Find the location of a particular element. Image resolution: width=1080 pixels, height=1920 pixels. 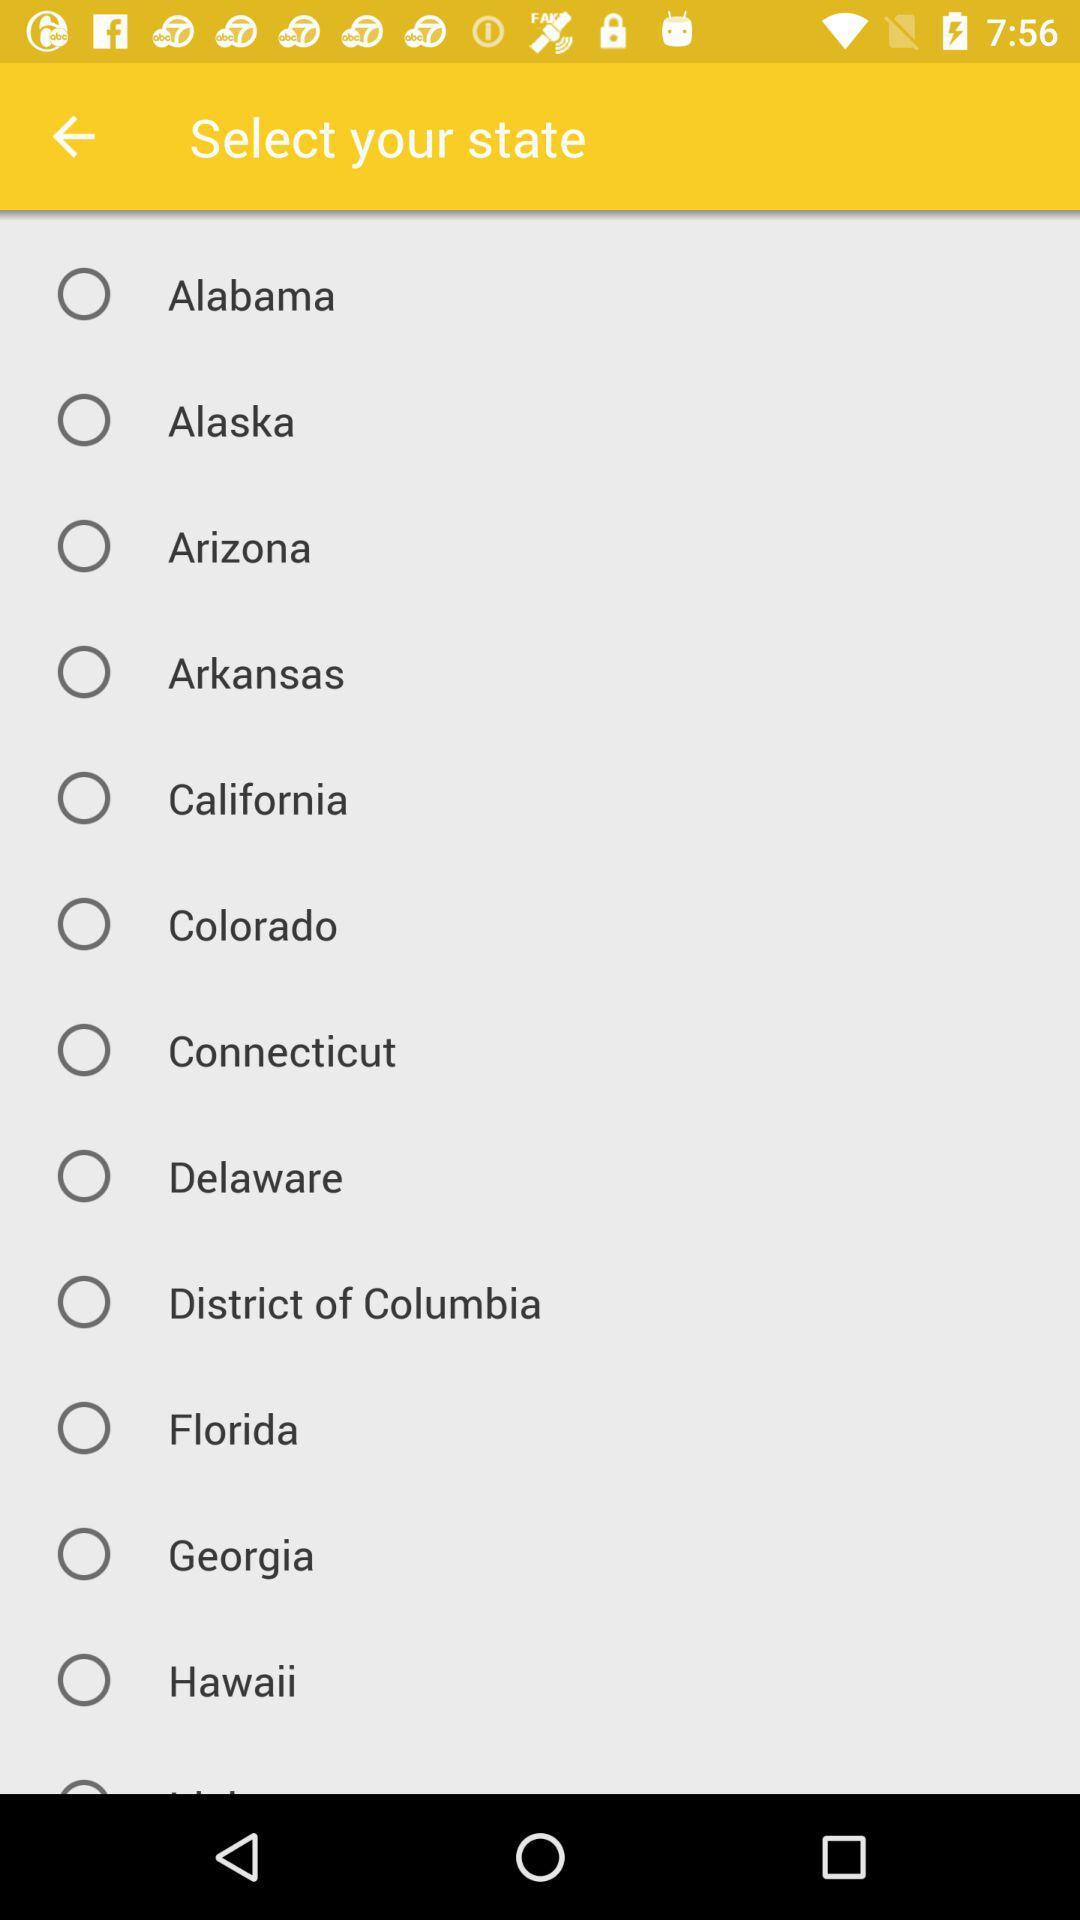

go back is located at coordinates (72, 135).